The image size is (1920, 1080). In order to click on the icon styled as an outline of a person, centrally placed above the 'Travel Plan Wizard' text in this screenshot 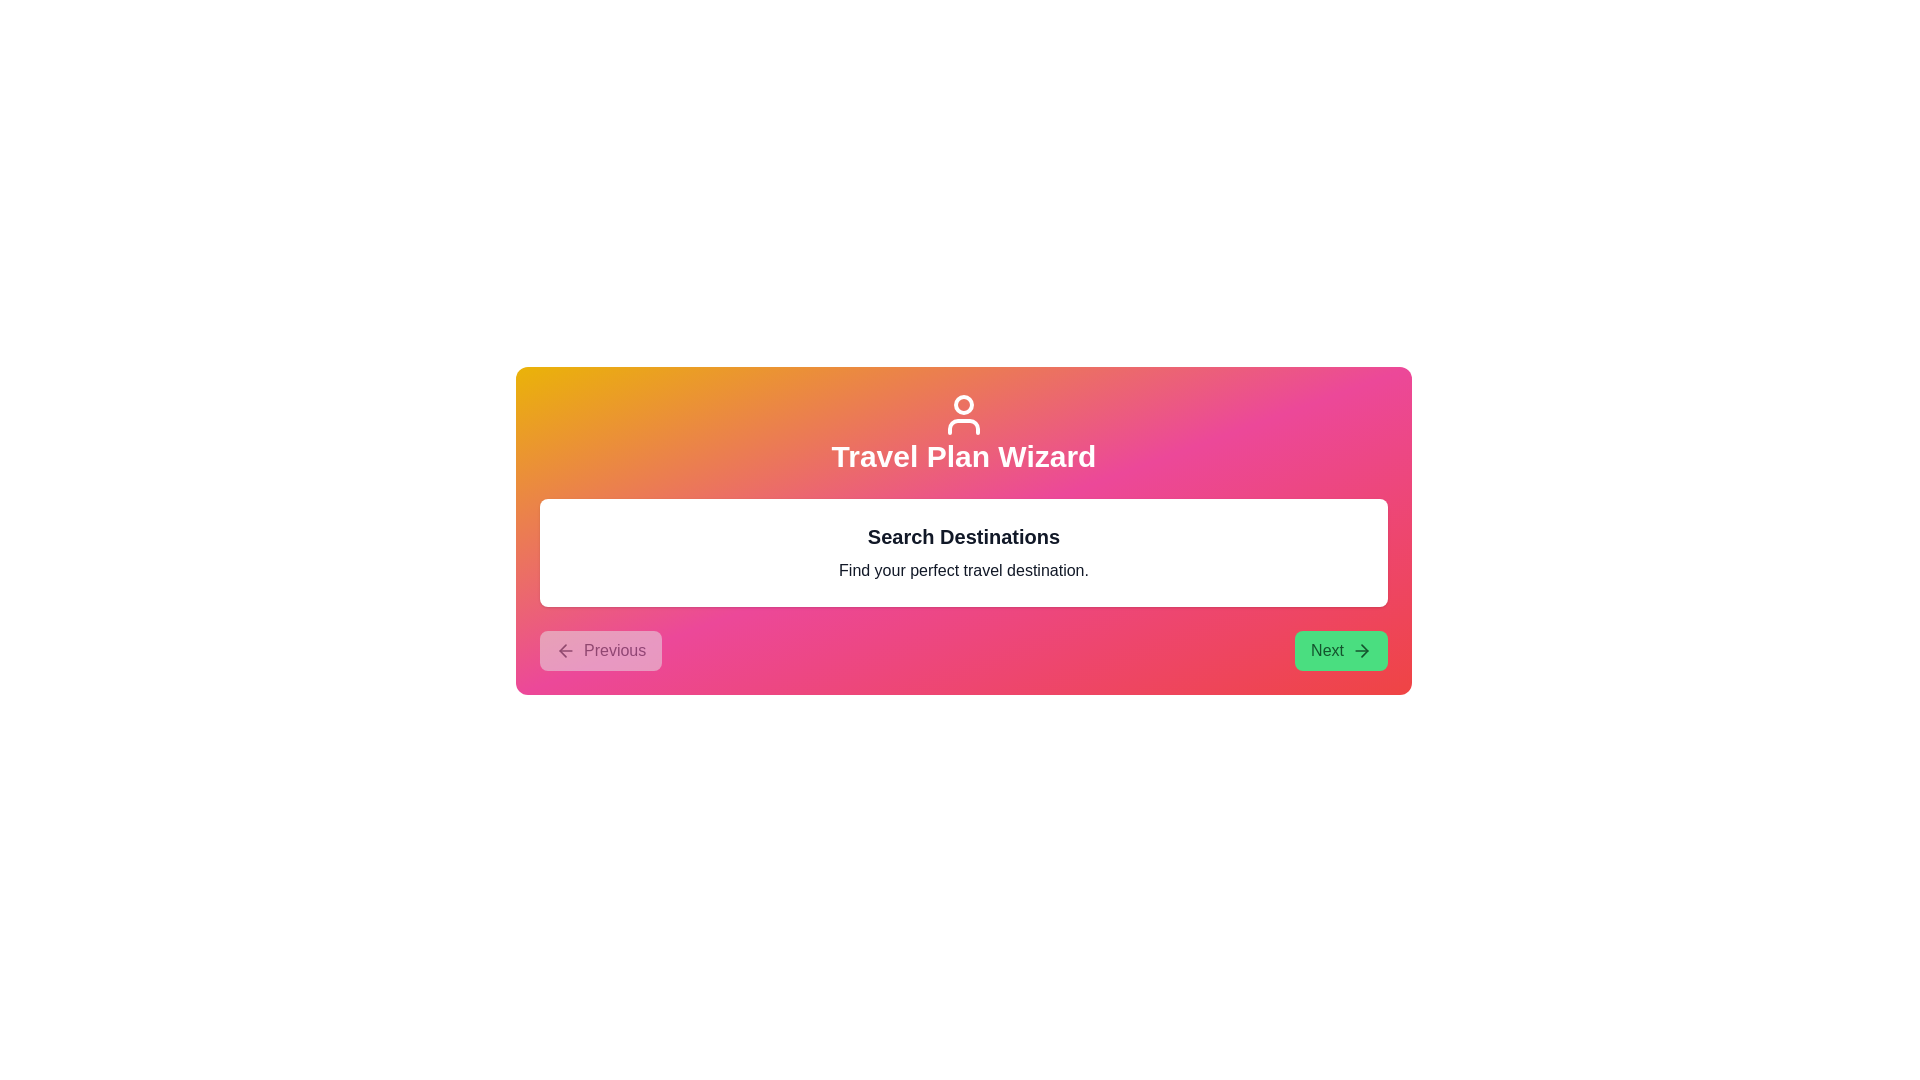, I will do `click(964, 414)`.